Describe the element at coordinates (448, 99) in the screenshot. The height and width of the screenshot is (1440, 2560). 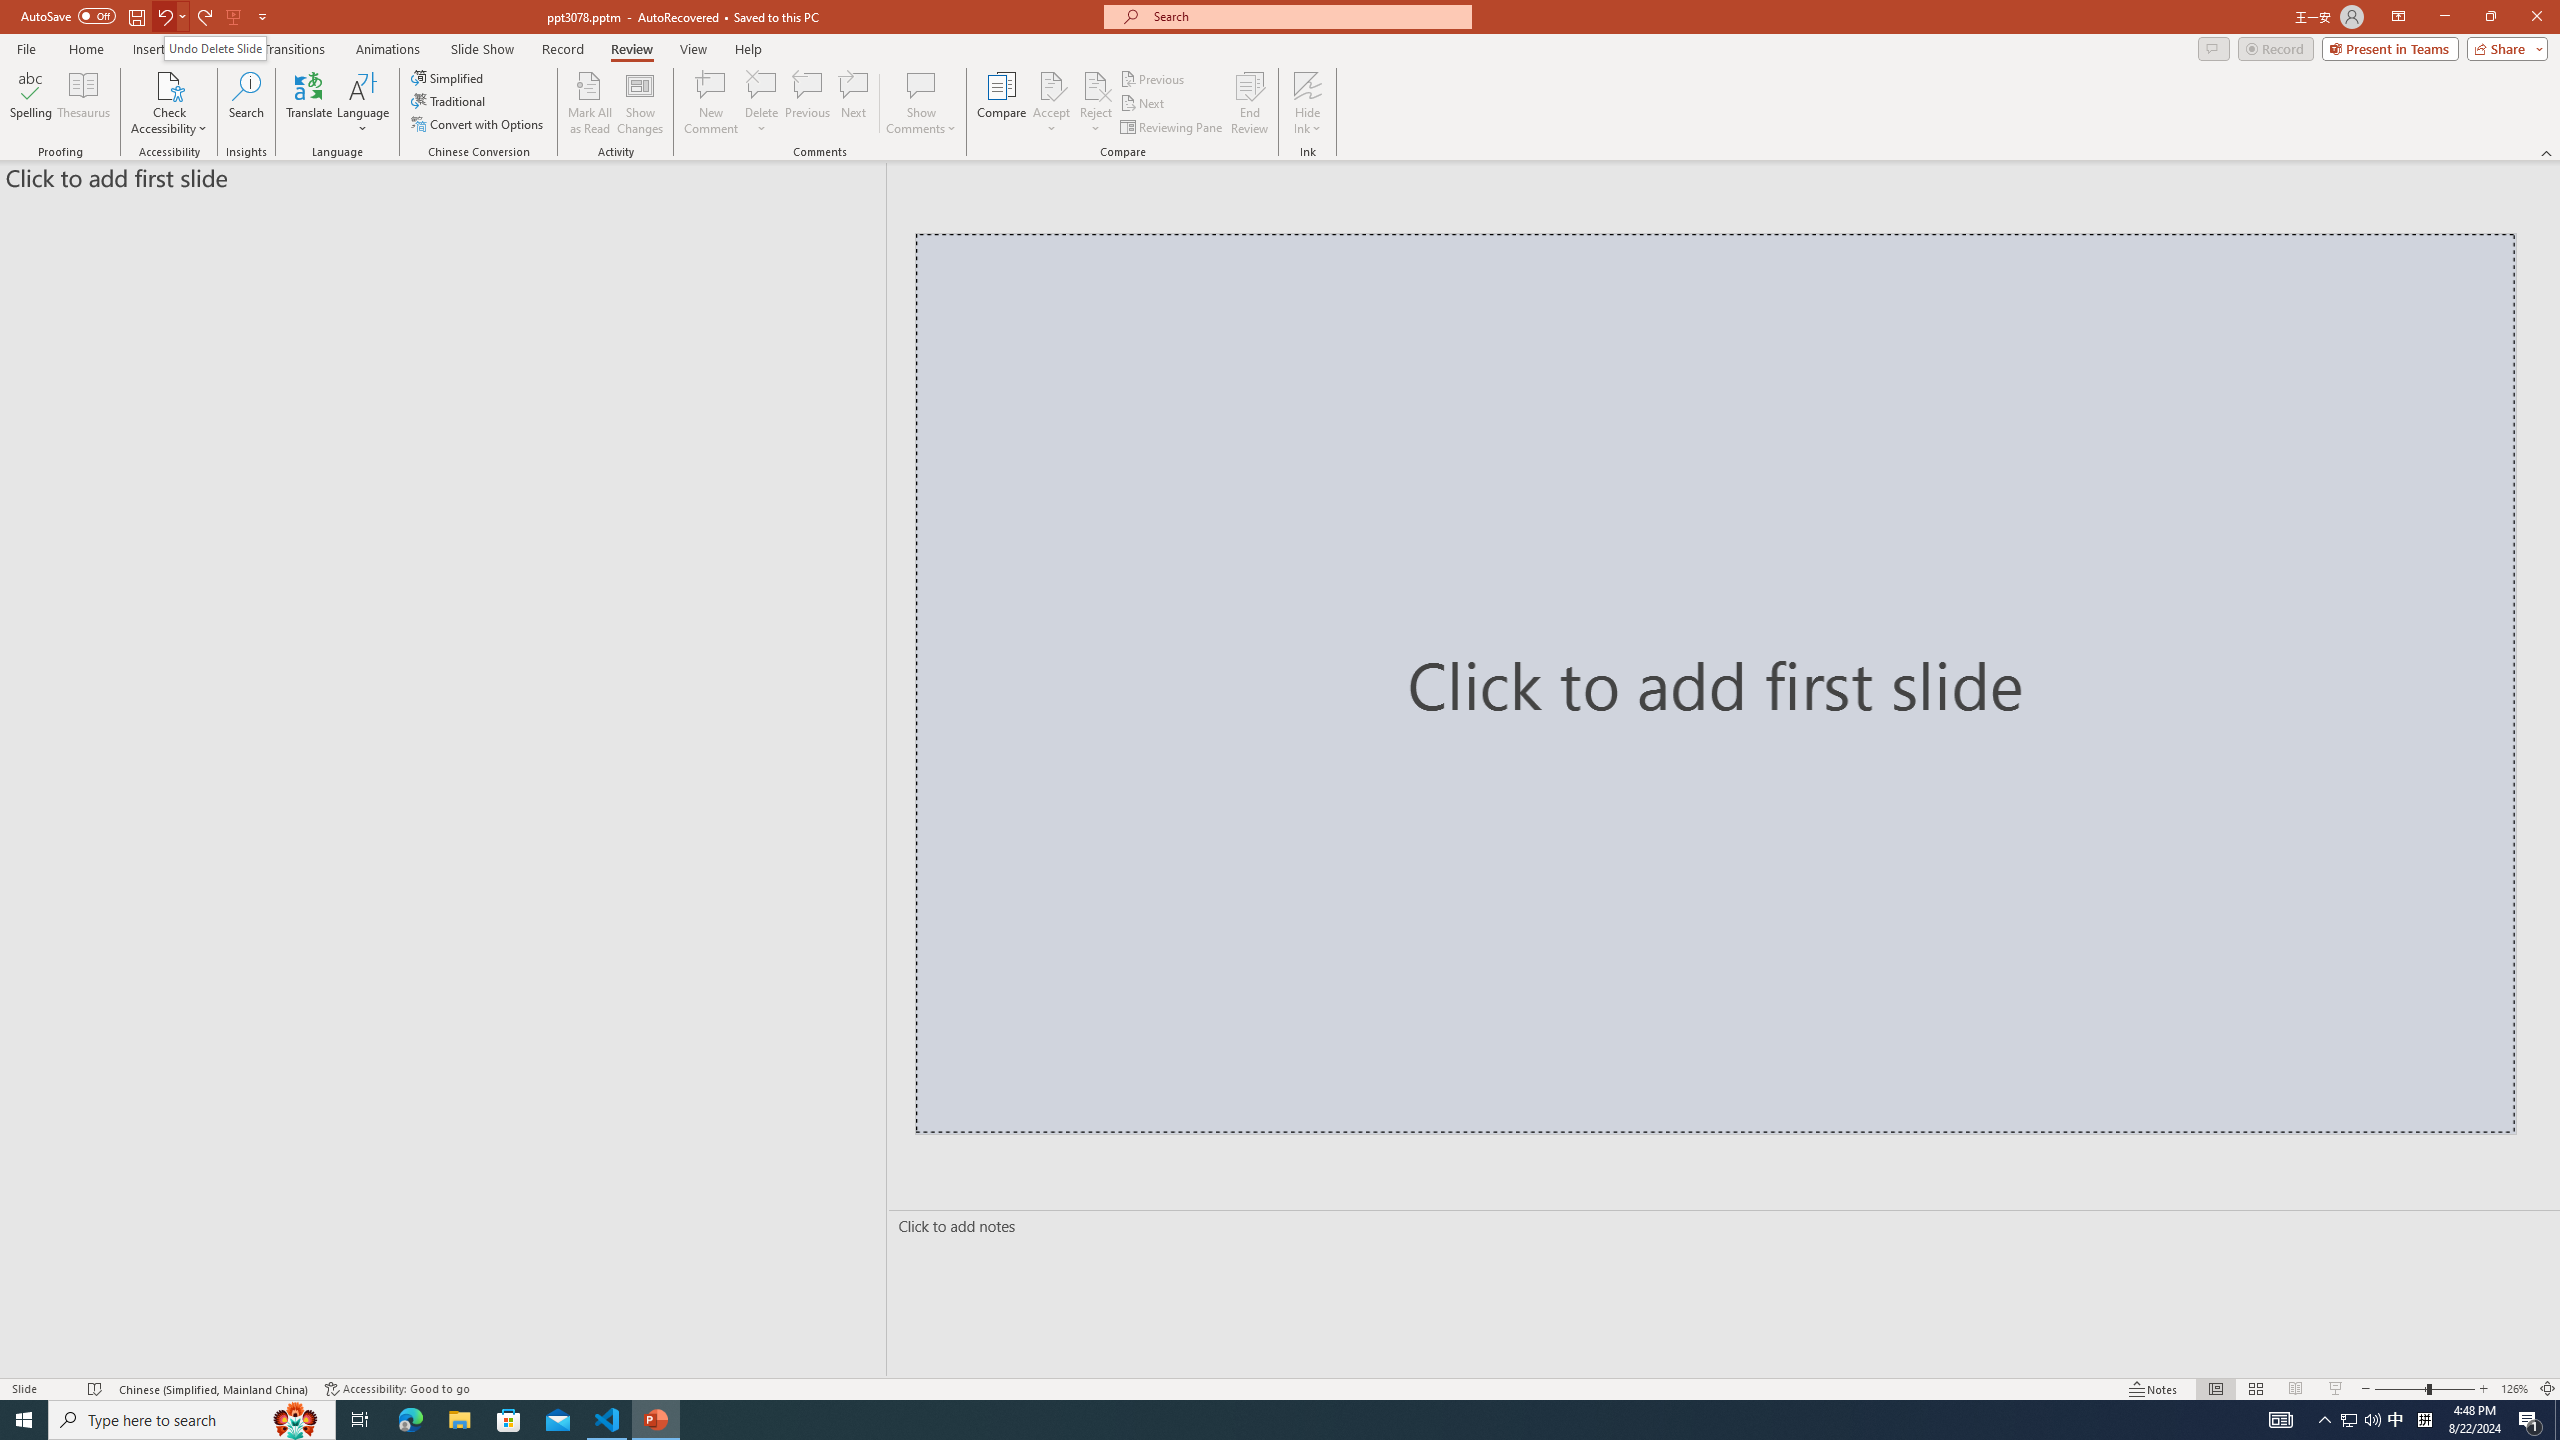
I see `'Traditional'` at that location.